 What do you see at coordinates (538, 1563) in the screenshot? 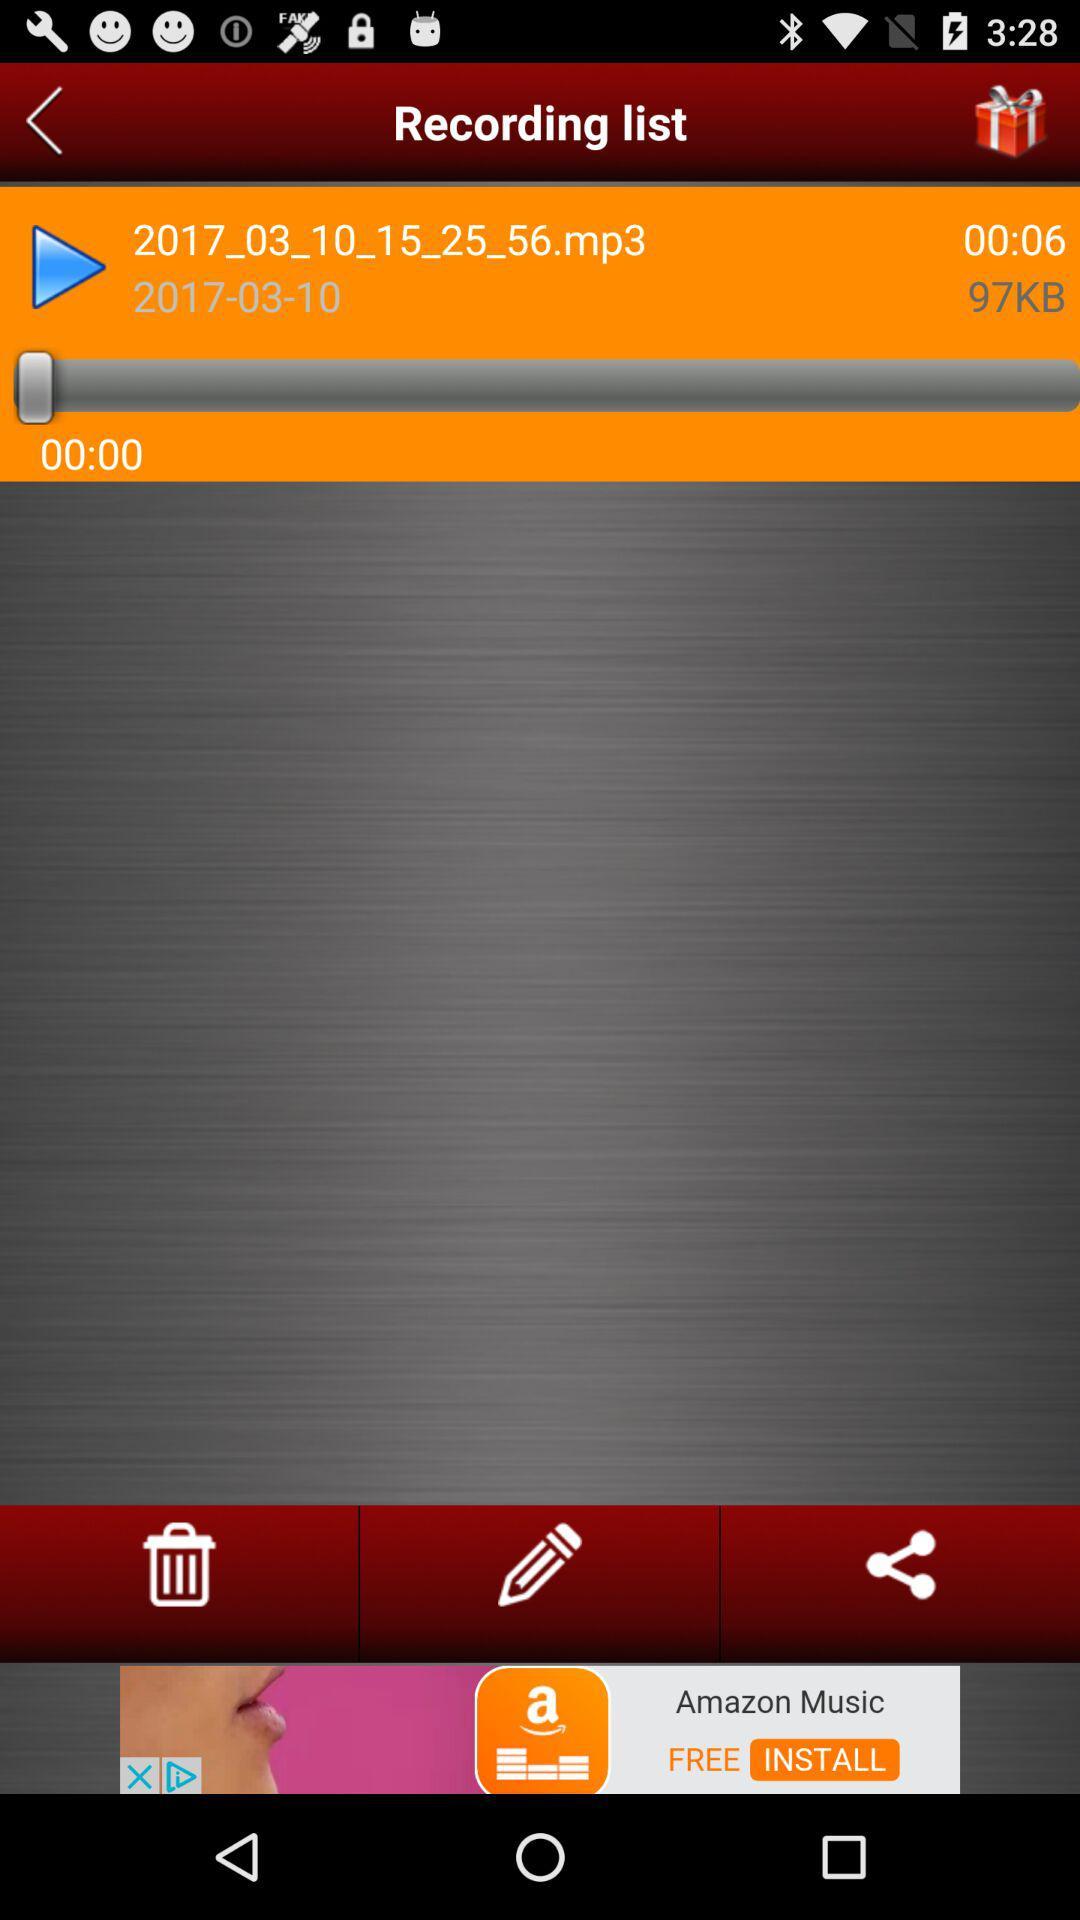
I see `take notes` at bounding box center [538, 1563].